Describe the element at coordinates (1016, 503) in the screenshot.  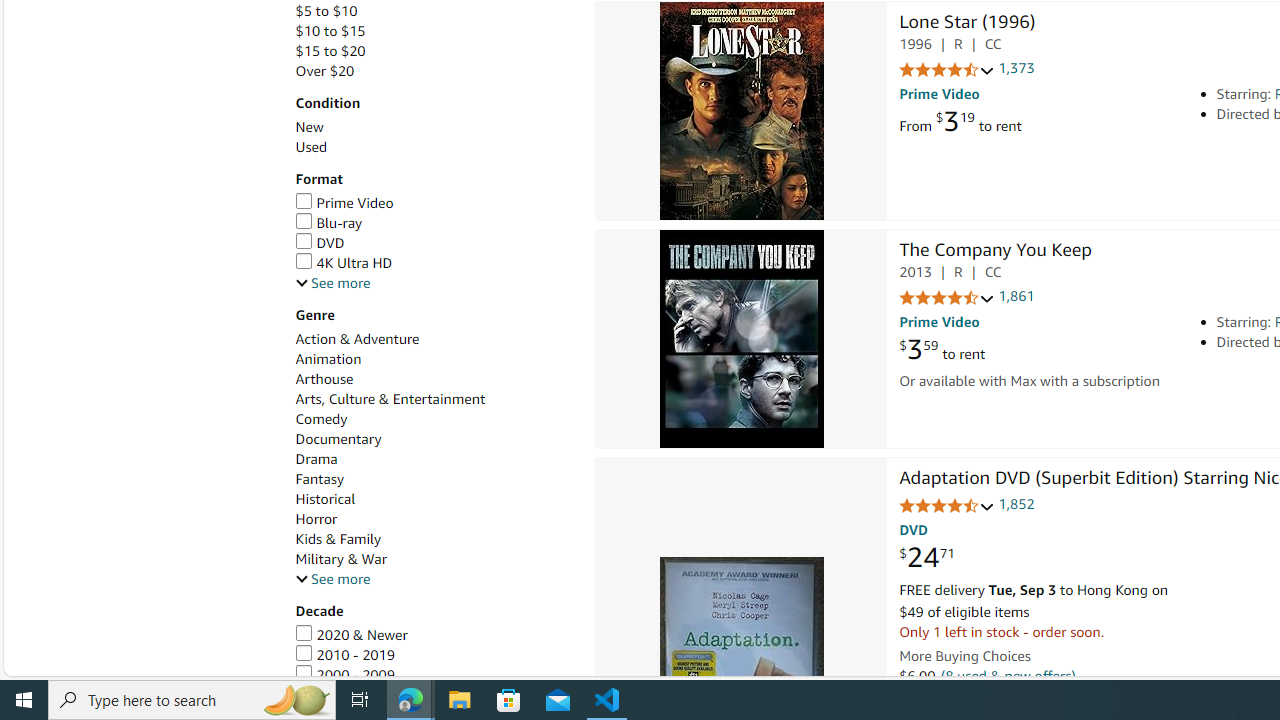
I see `'1,852'` at that location.